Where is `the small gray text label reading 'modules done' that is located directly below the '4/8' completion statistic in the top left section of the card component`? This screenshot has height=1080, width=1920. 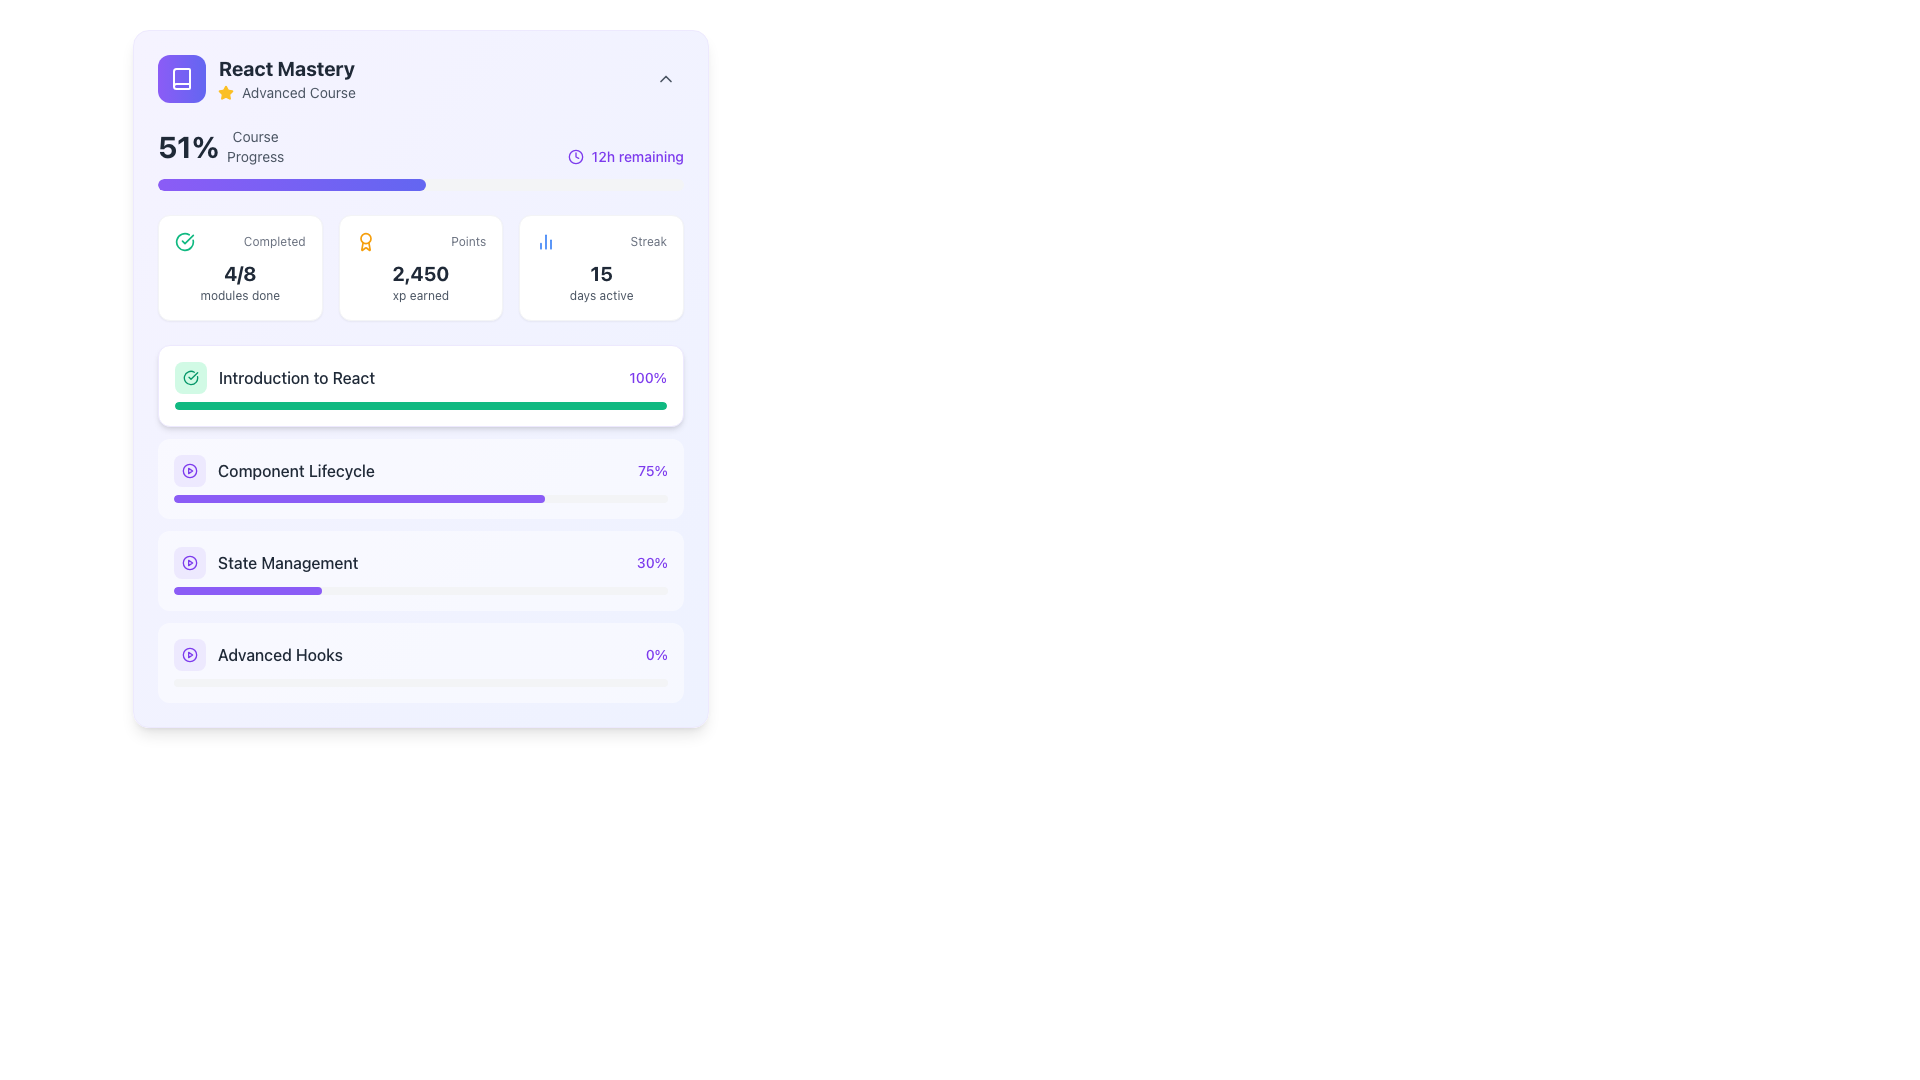
the small gray text label reading 'modules done' that is located directly below the '4/8' completion statistic in the top left section of the card component is located at coordinates (240, 296).